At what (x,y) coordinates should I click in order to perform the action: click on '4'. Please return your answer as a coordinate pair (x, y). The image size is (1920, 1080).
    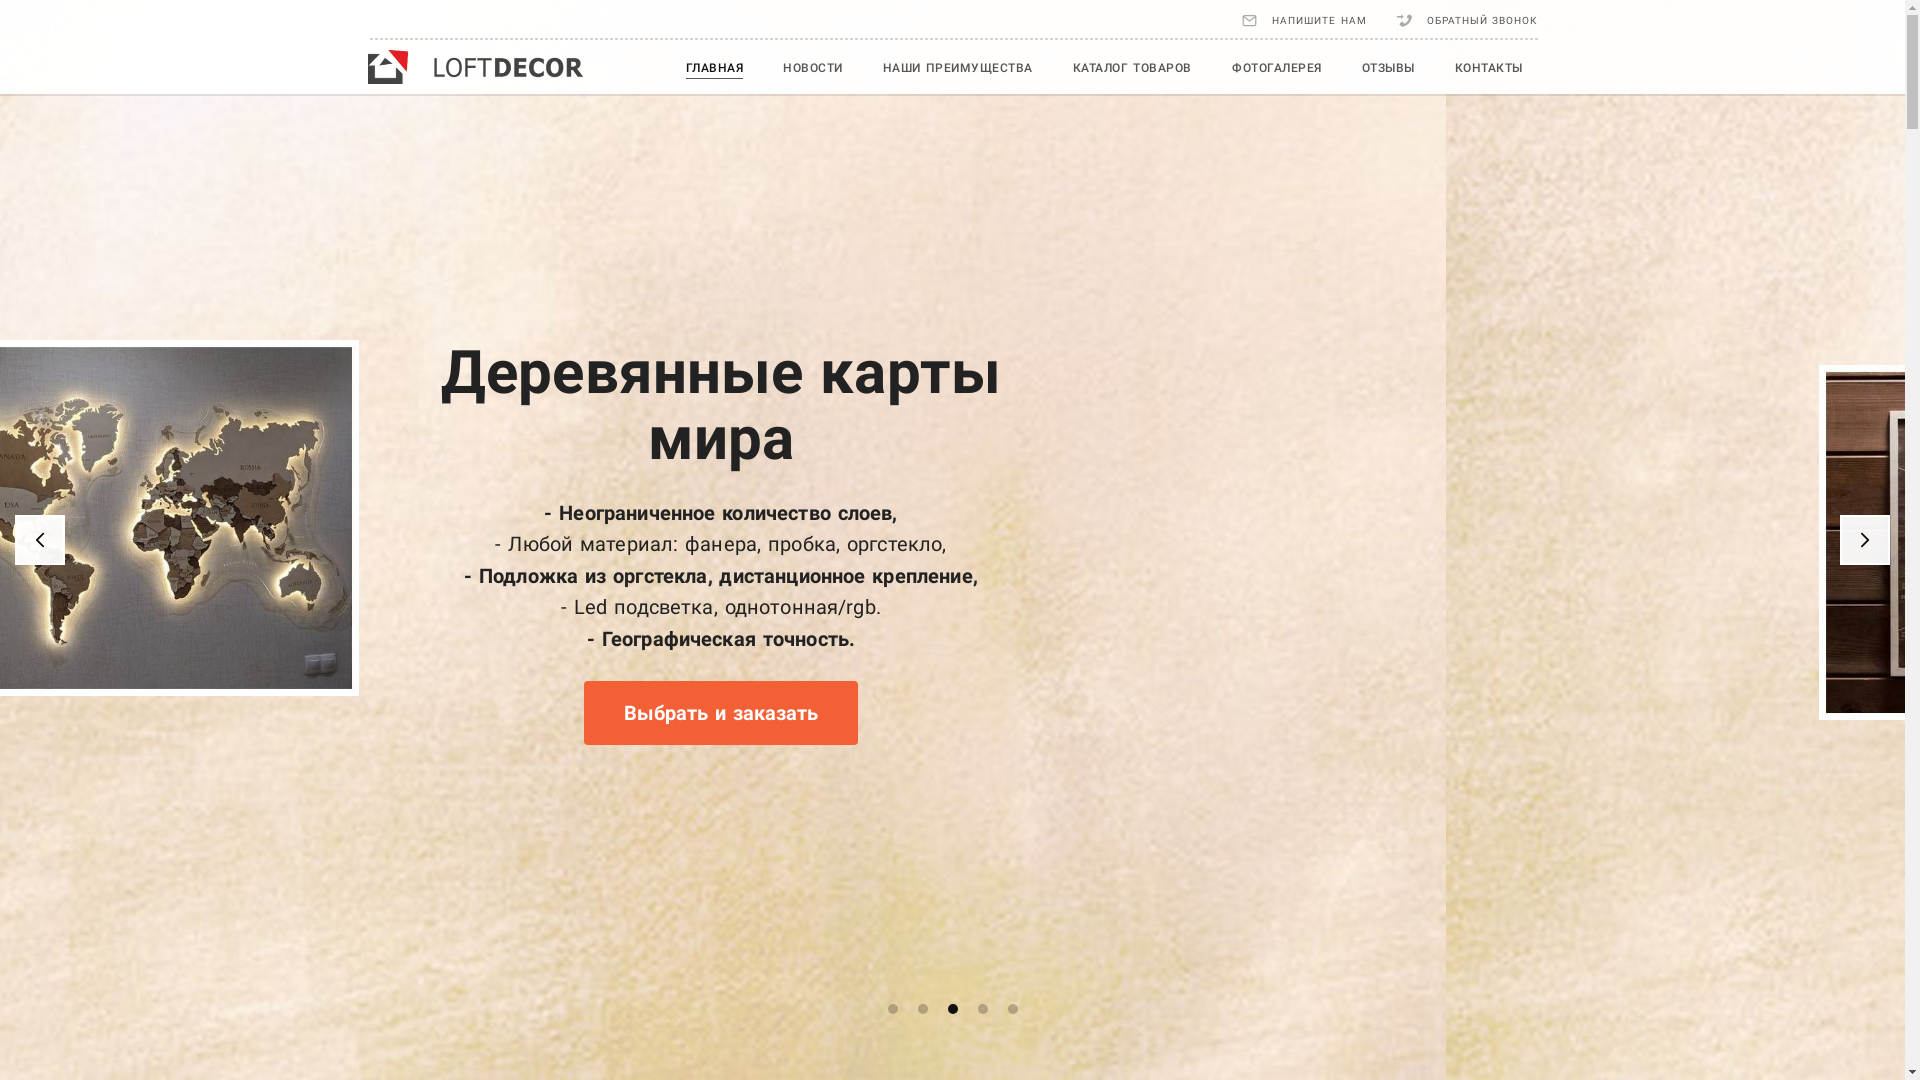
    Looking at the image, I should click on (978, 1009).